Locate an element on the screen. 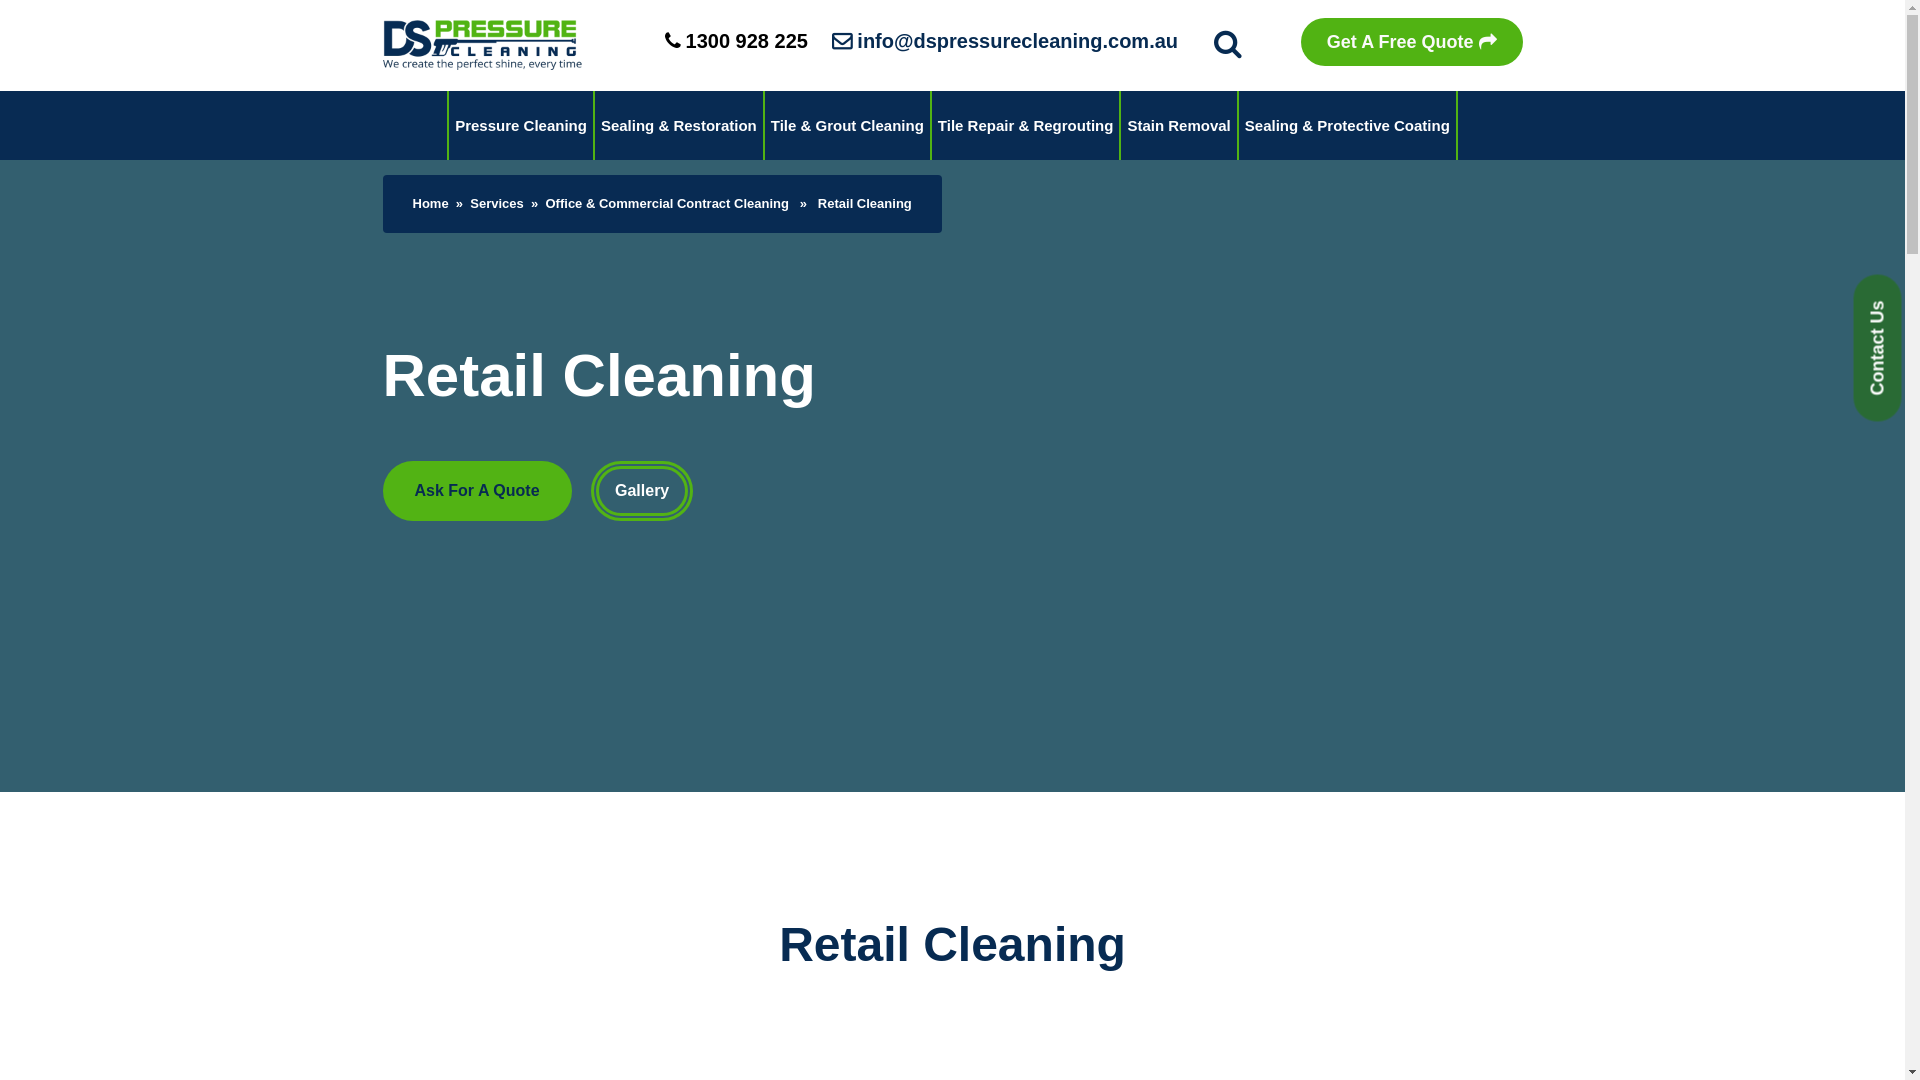  'Services' is located at coordinates (469, 203).